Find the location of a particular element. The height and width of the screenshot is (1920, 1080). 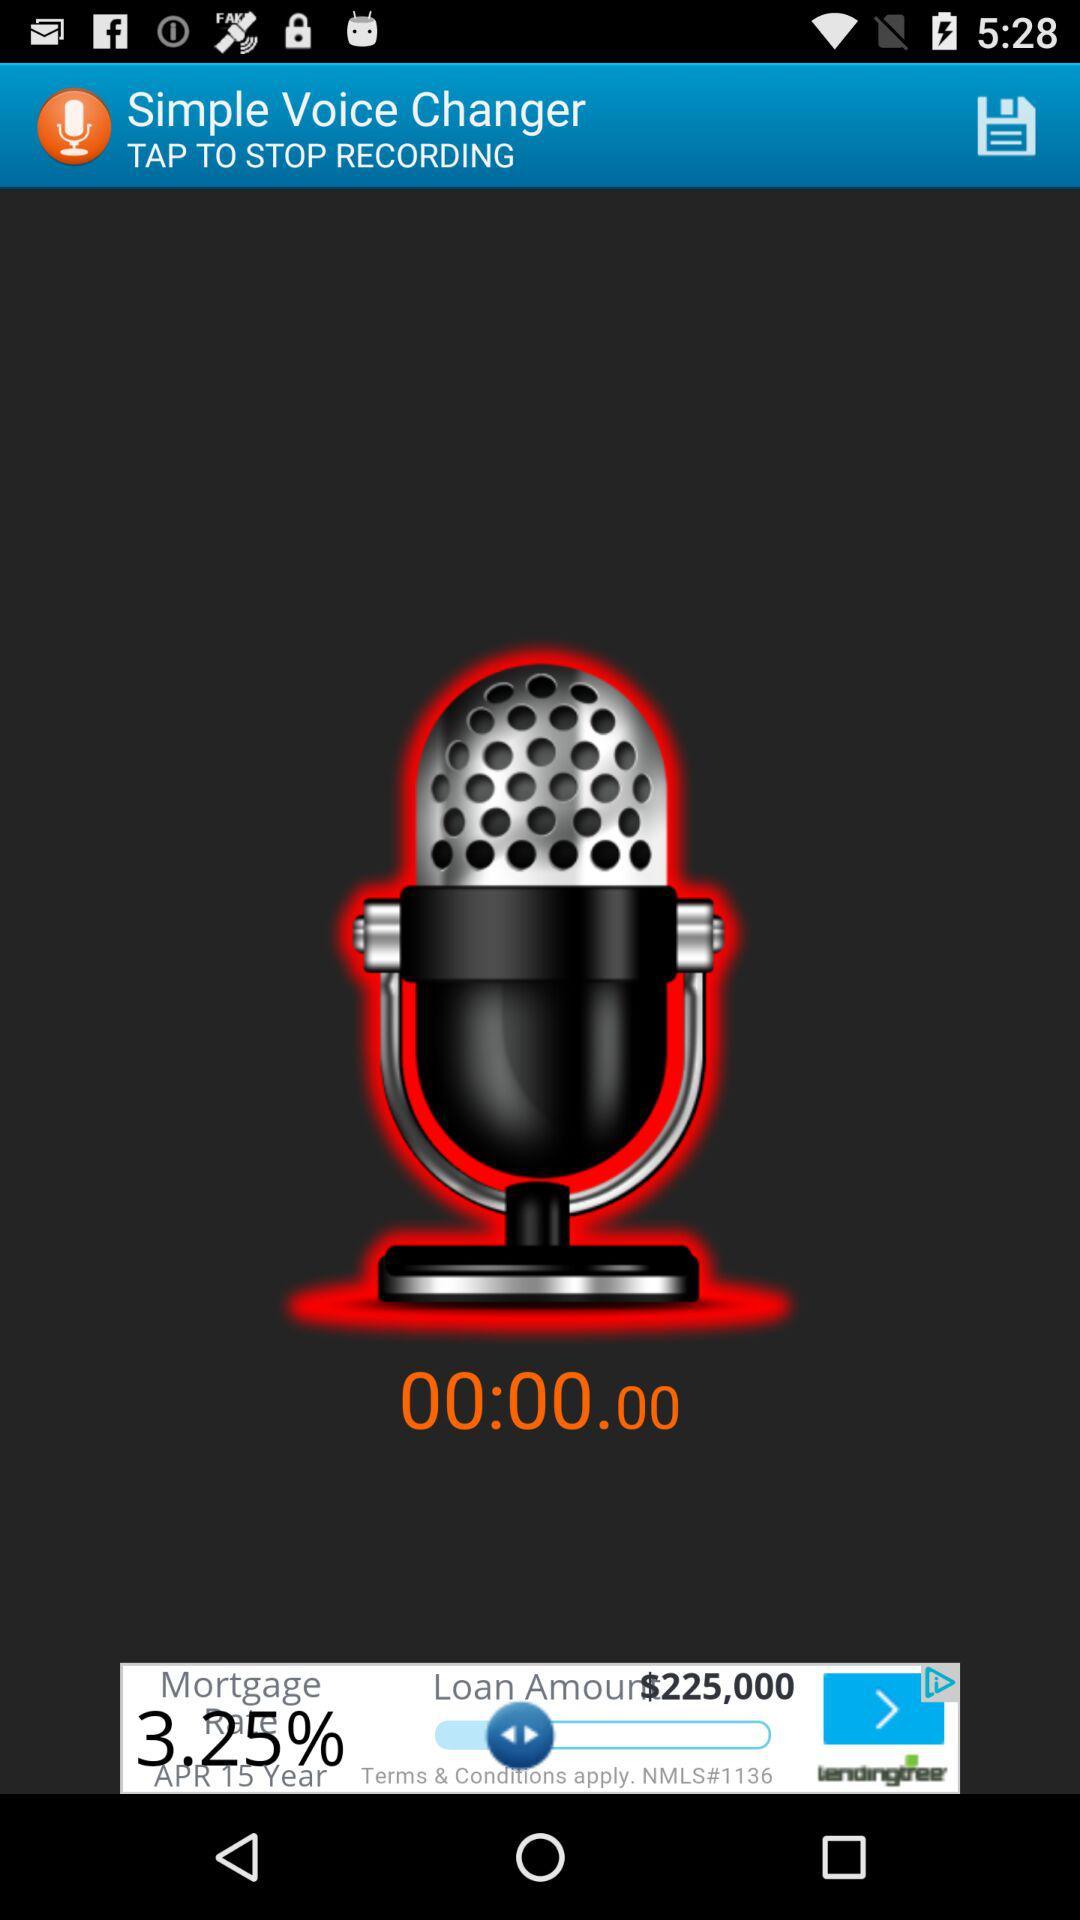

sound speaker is located at coordinates (538, 991).